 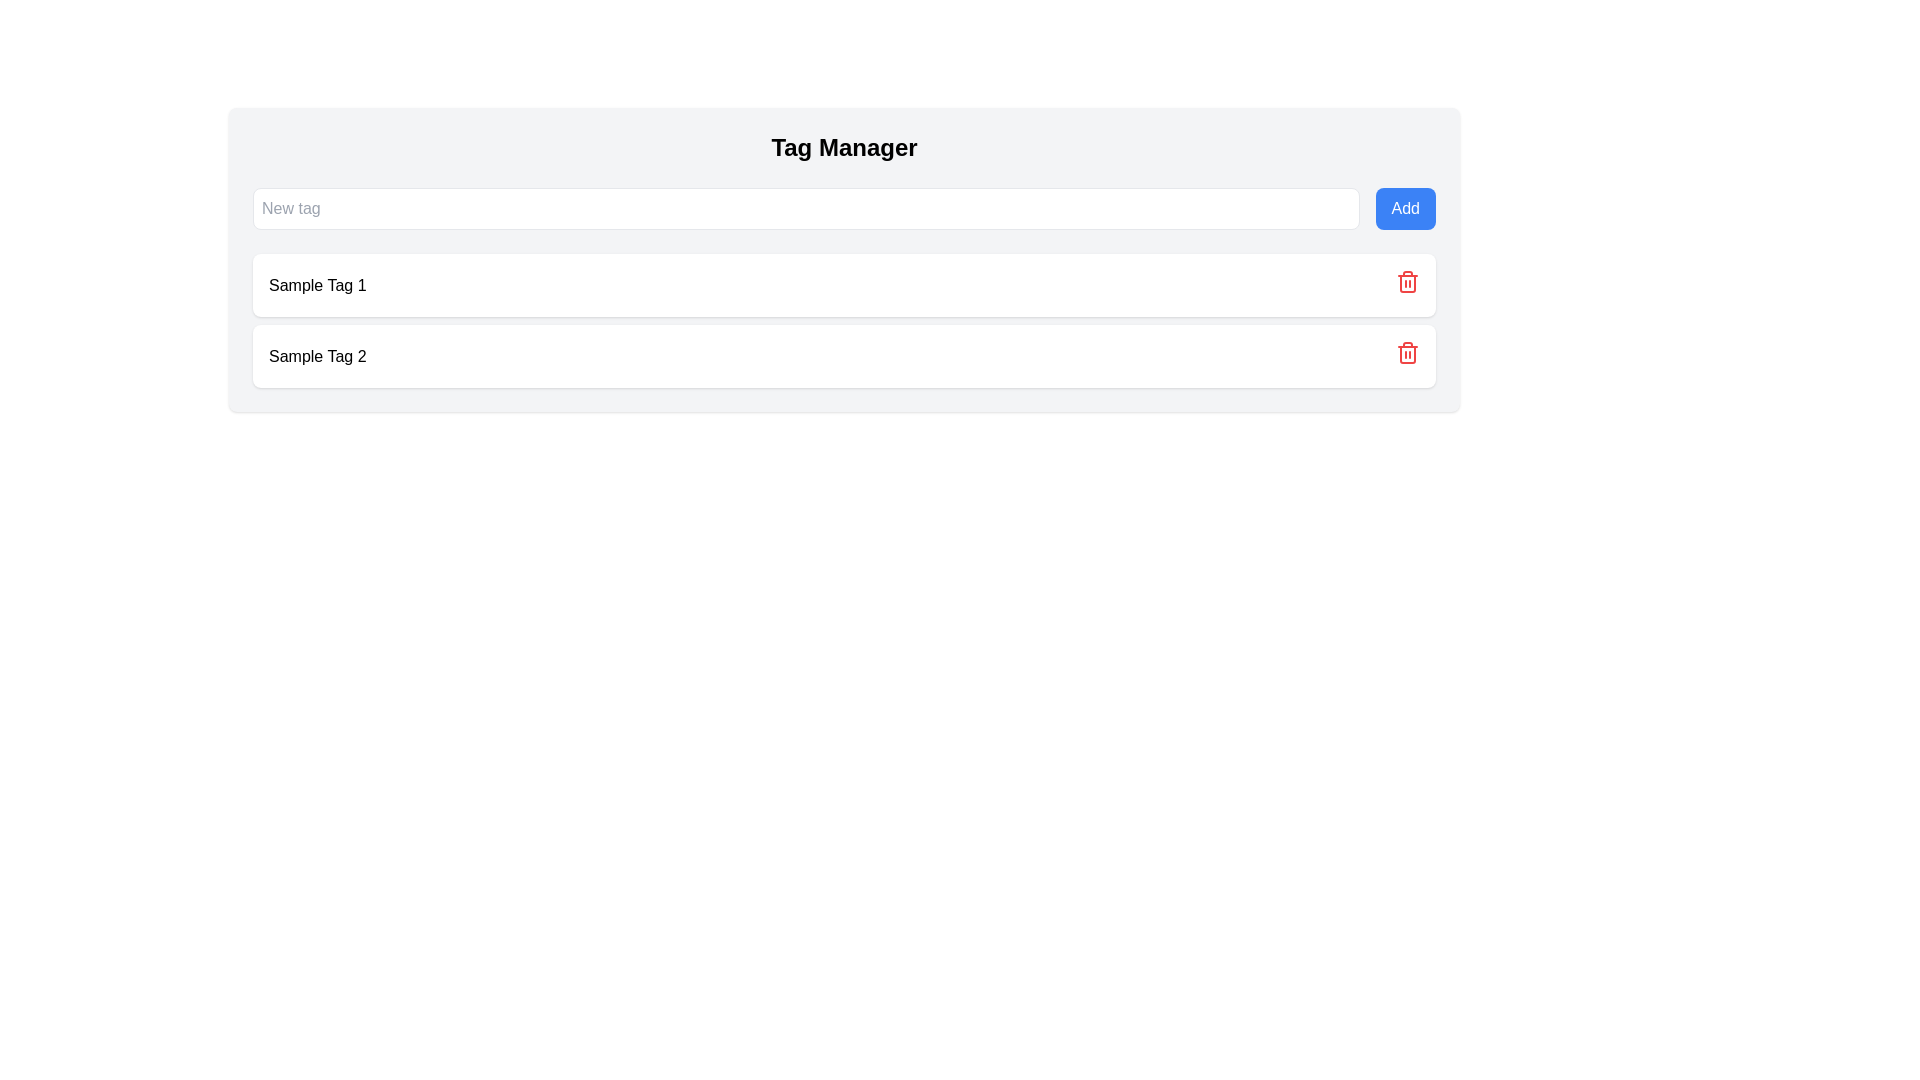 What do you see at coordinates (1404, 208) in the screenshot?
I see `the 'Add' button located in the upper right corner of the panel, adjacent to the 'New tag' input field, to interact with the keyboard` at bounding box center [1404, 208].